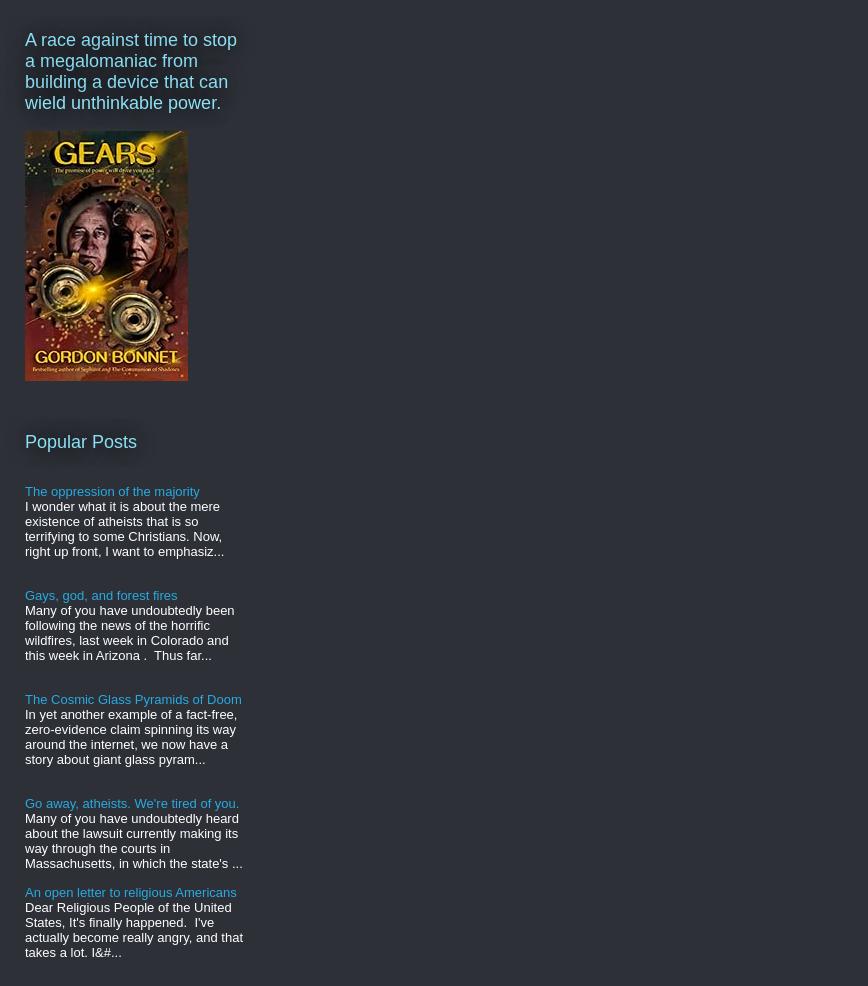 The image size is (868, 986). Describe the element at coordinates (130, 70) in the screenshot. I see `'A race against time to stop a megalomaniac from building a device that can wield unthinkable power.'` at that location.